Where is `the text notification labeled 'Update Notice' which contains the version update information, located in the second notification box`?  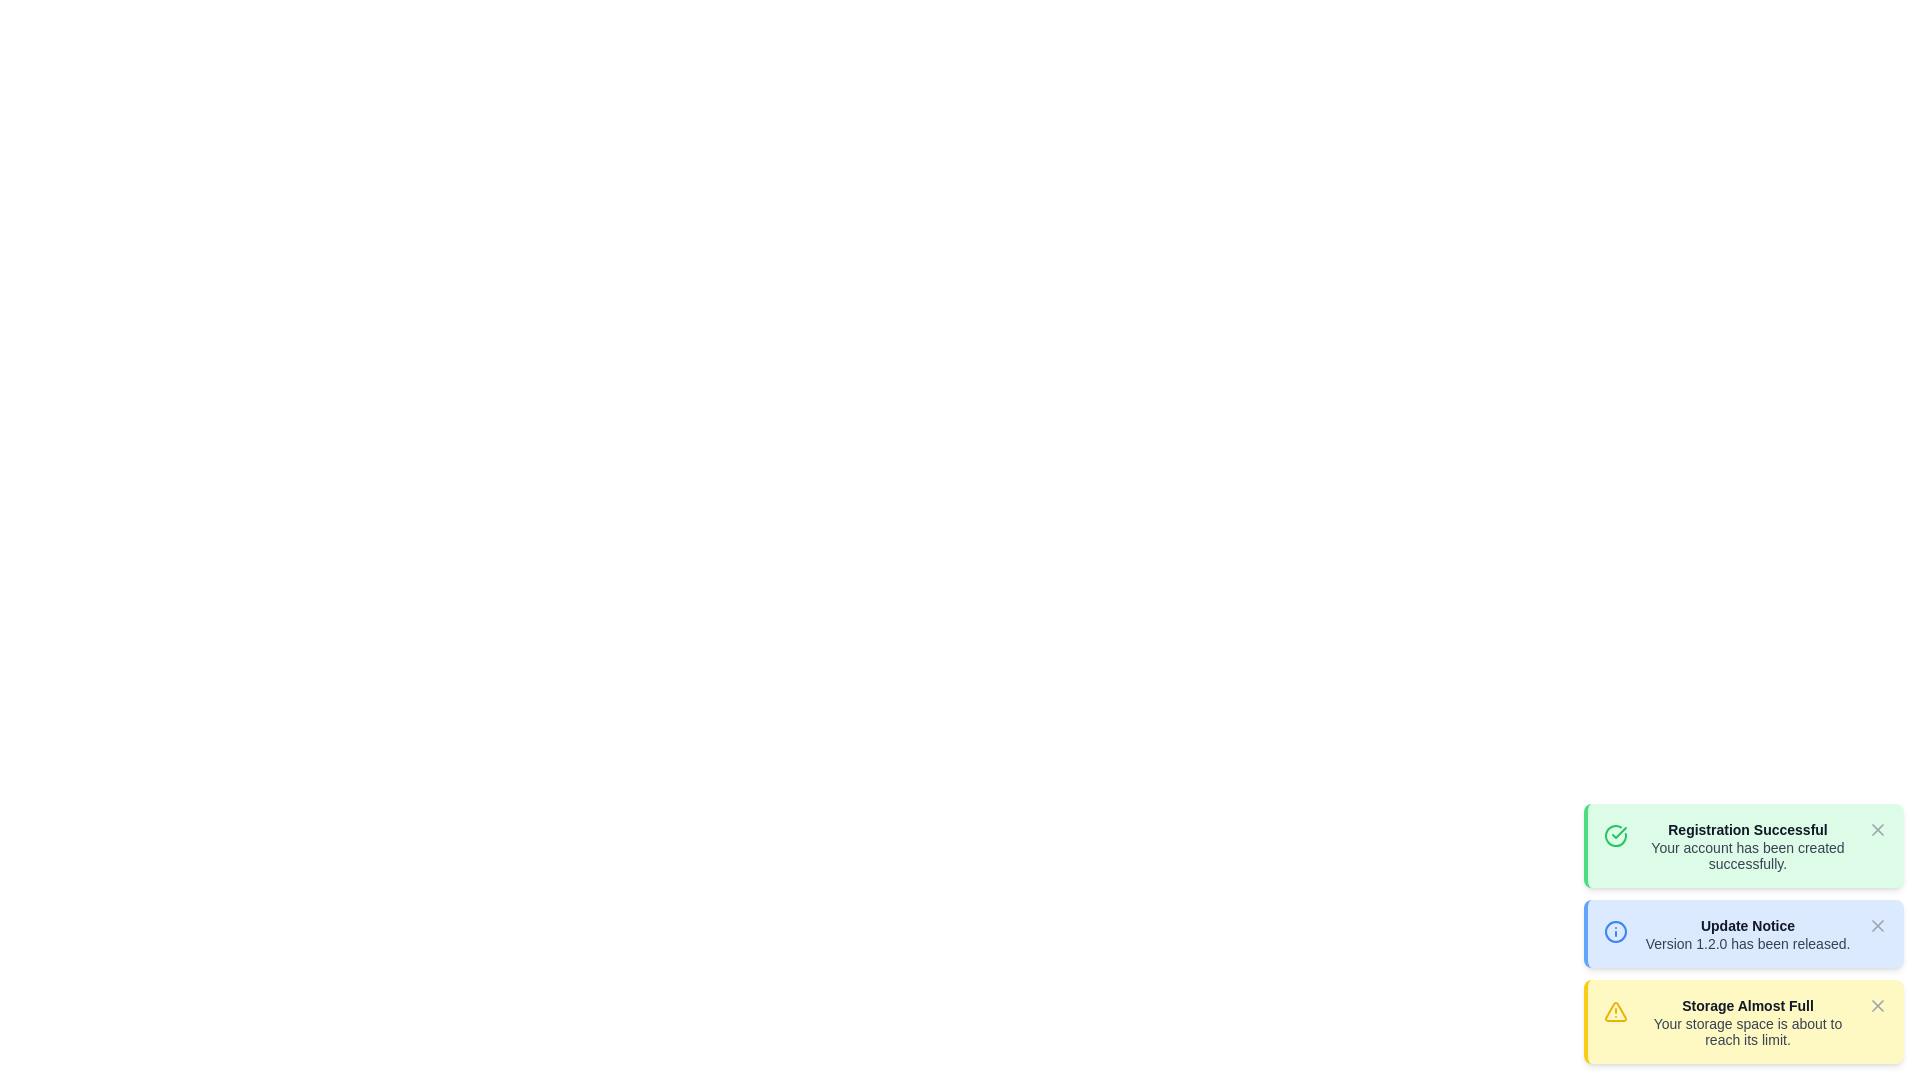 the text notification labeled 'Update Notice' which contains the version update information, located in the second notification box is located at coordinates (1746, 933).